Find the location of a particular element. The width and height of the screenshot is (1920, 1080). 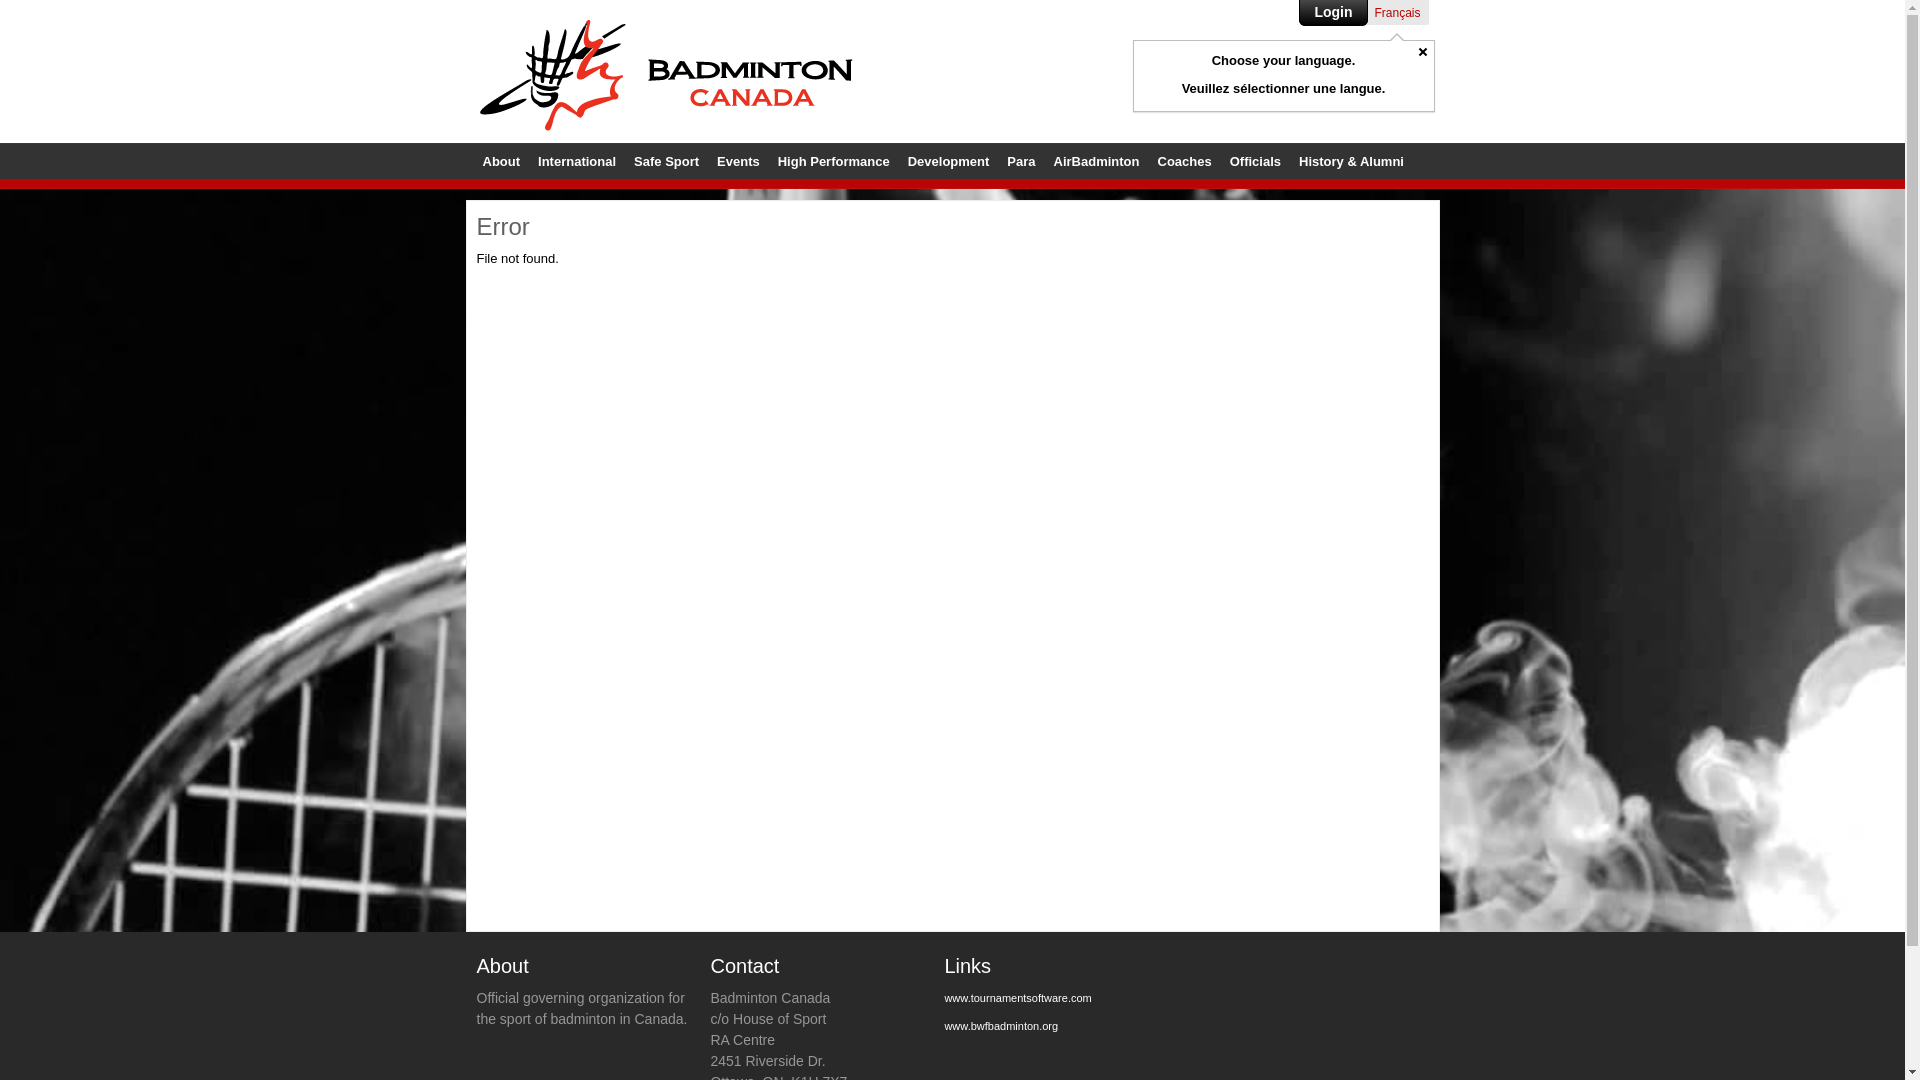

'Officials' is located at coordinates (1254, 160).